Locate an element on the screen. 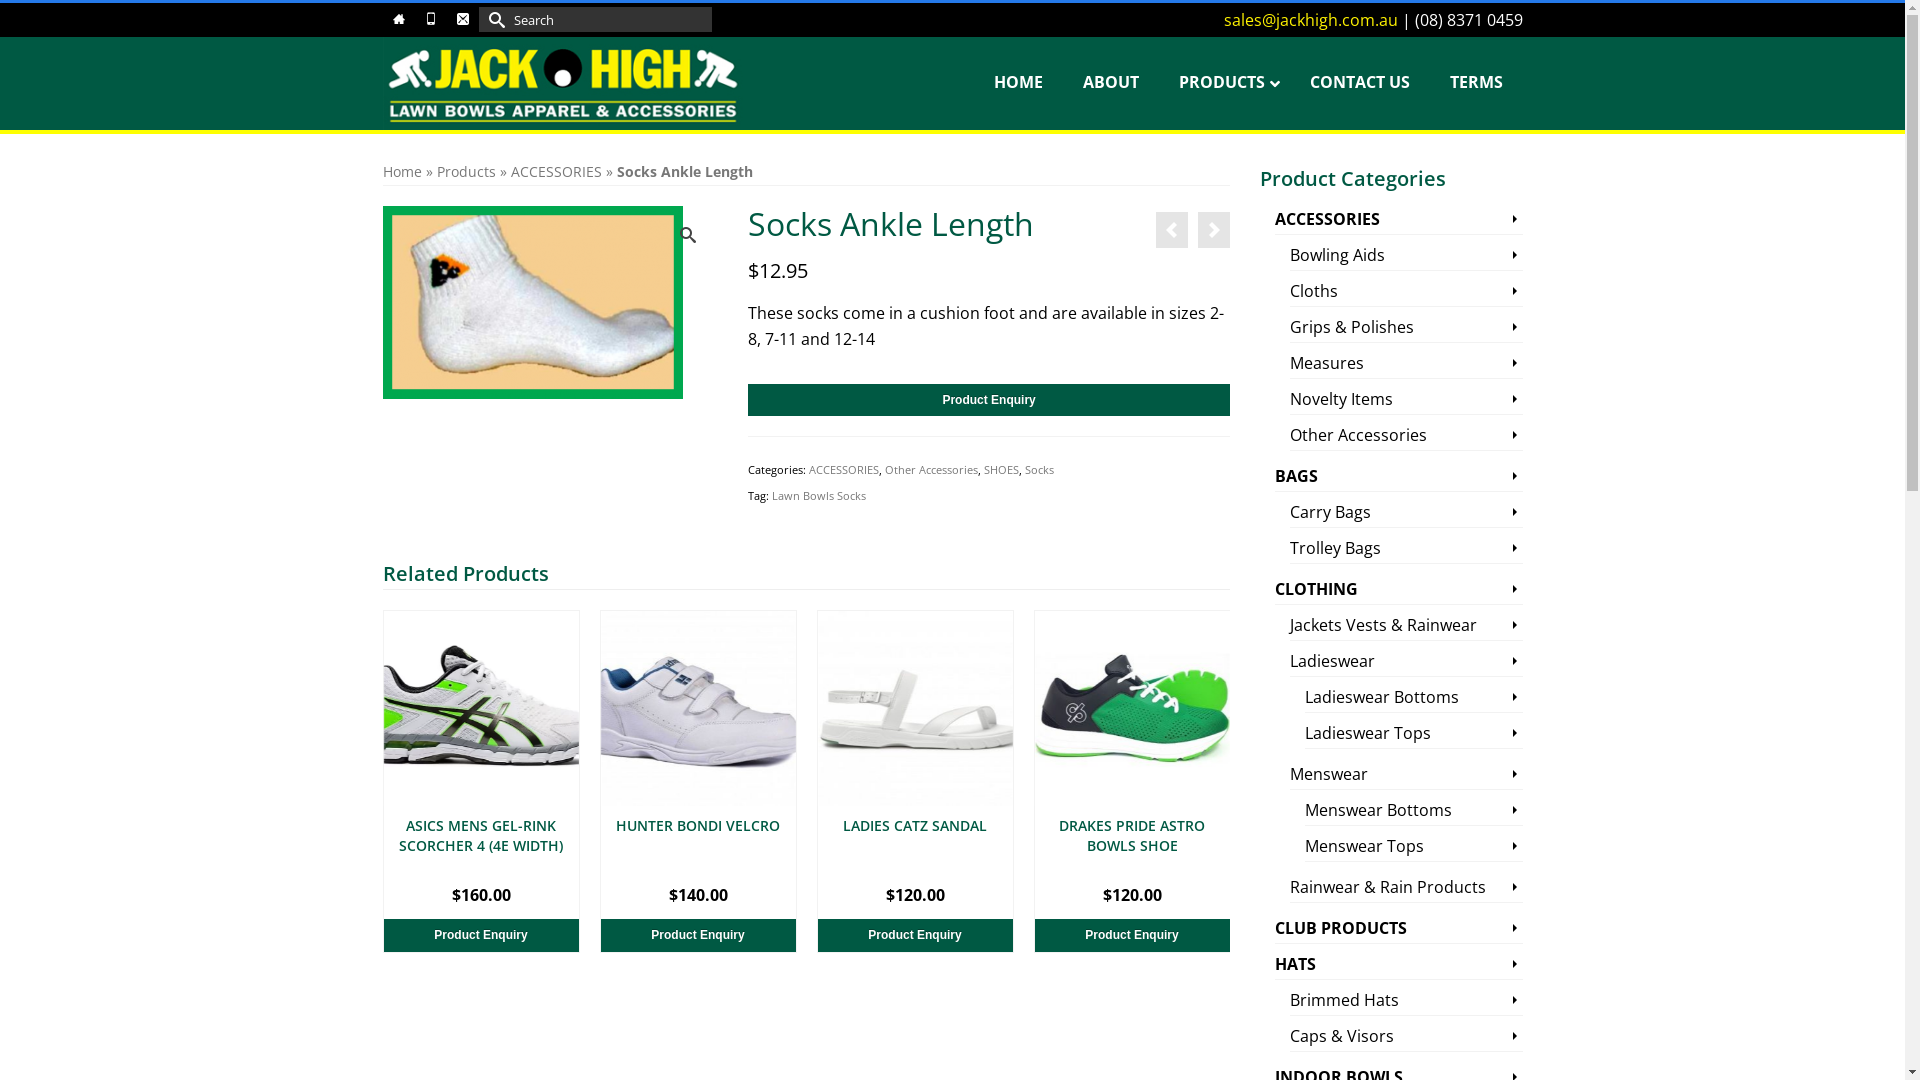  'Jackets Vests & Rainwear' is located at coordinates (1290, 624).